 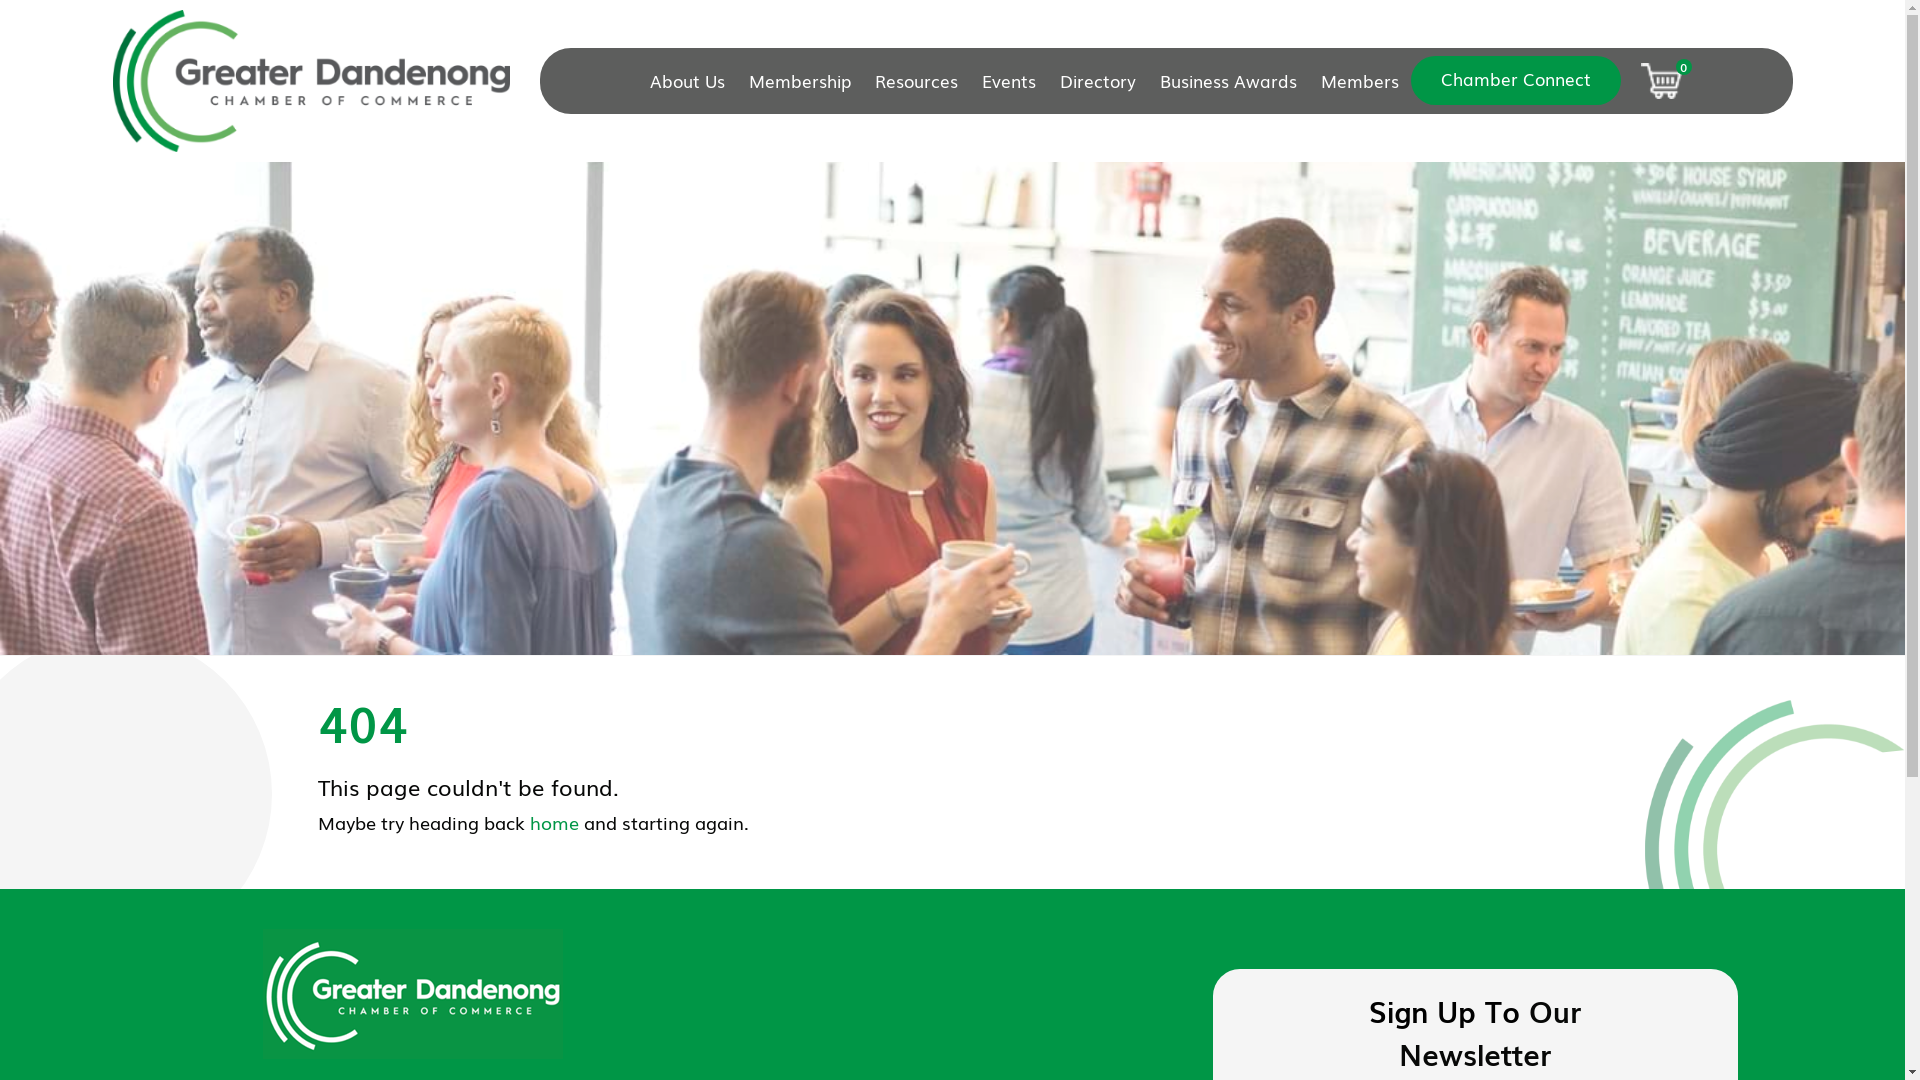 What do you see at coordinates (1008, 80) in the screenshot?
I see `'Events'` at bounding box center [1008, 80].